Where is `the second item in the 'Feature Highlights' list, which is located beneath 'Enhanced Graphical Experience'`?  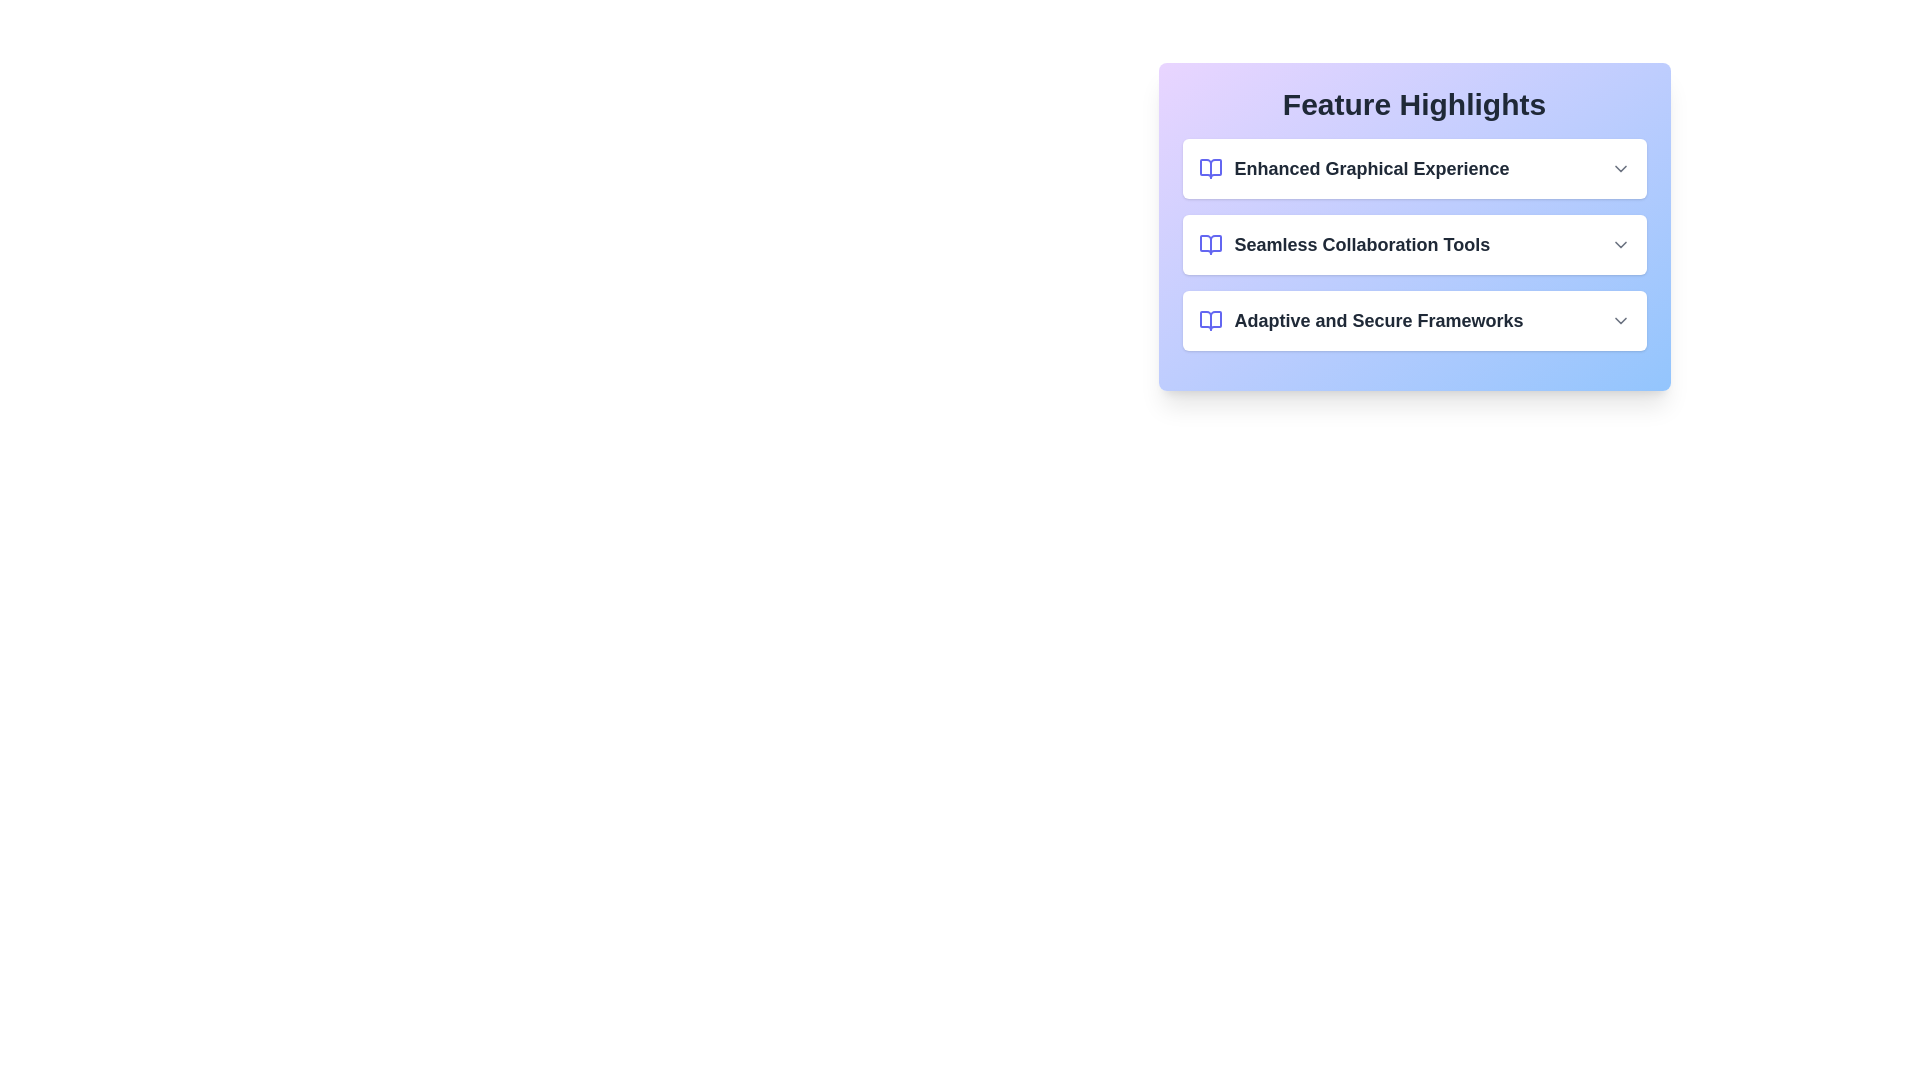
the second item in the 'Feature Highlights' list, which is located beneath 'Enhanced Graphical Experience' is located at coordinates (1413, 244).